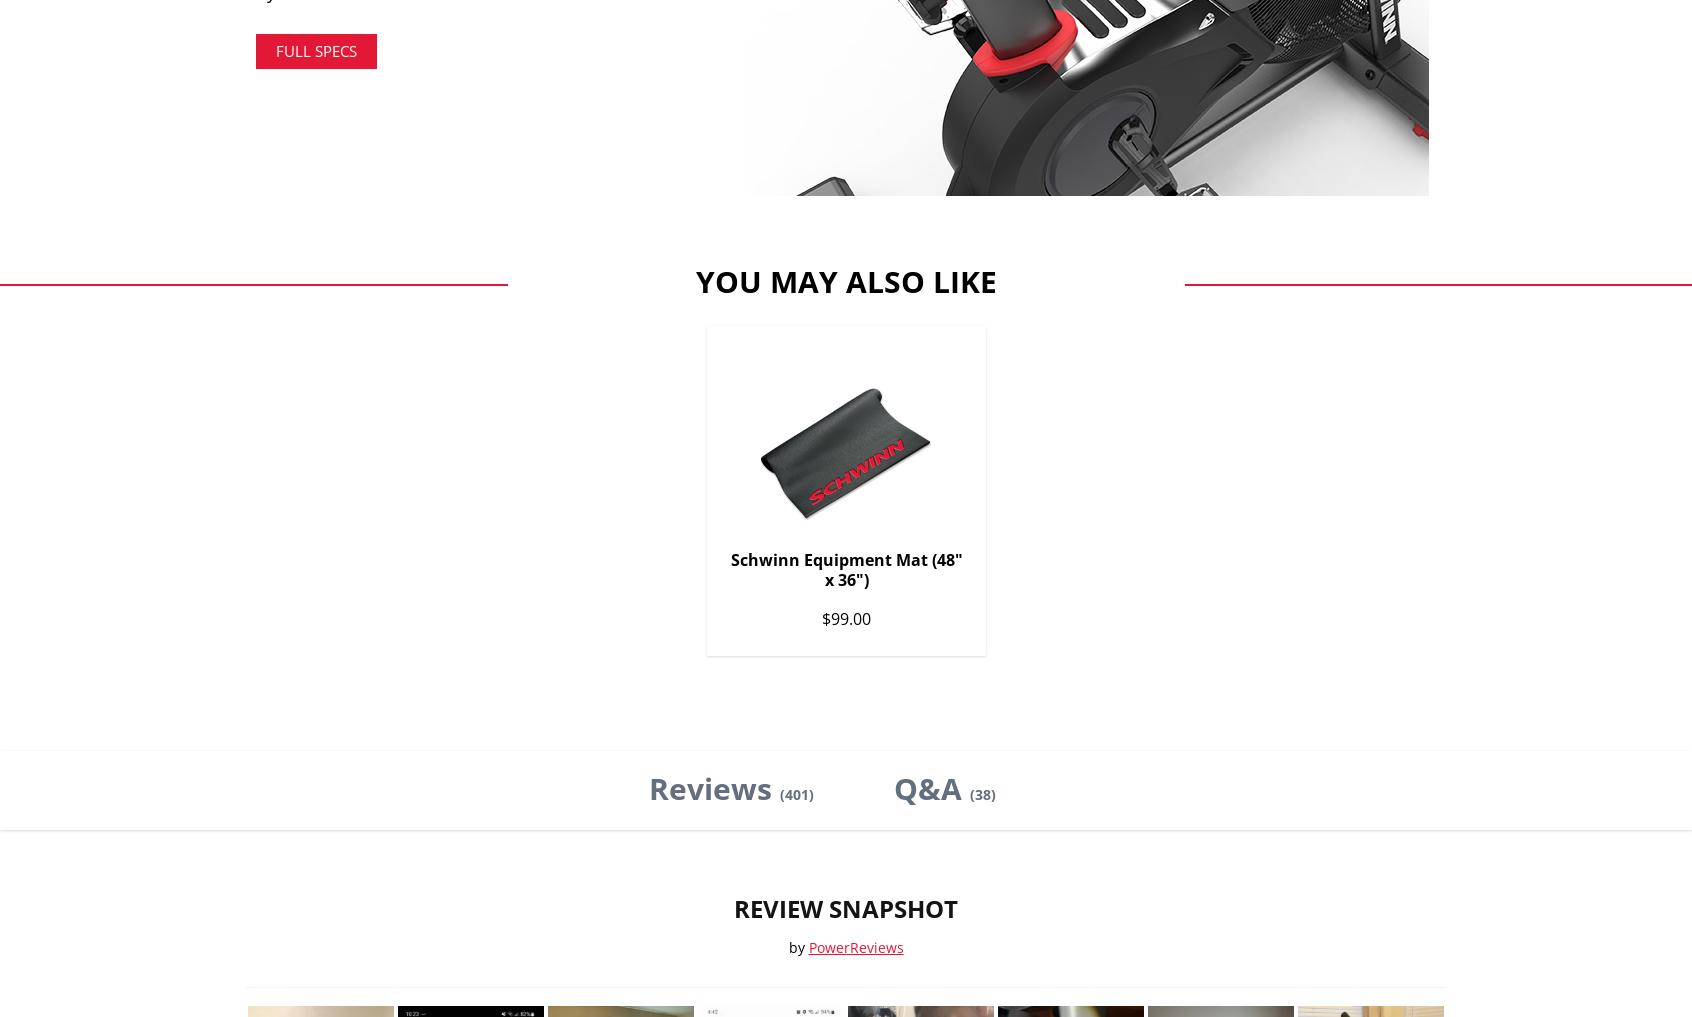 The image size is (1692, 1017). I want to click on 'Full Specs', so click(315, 49).